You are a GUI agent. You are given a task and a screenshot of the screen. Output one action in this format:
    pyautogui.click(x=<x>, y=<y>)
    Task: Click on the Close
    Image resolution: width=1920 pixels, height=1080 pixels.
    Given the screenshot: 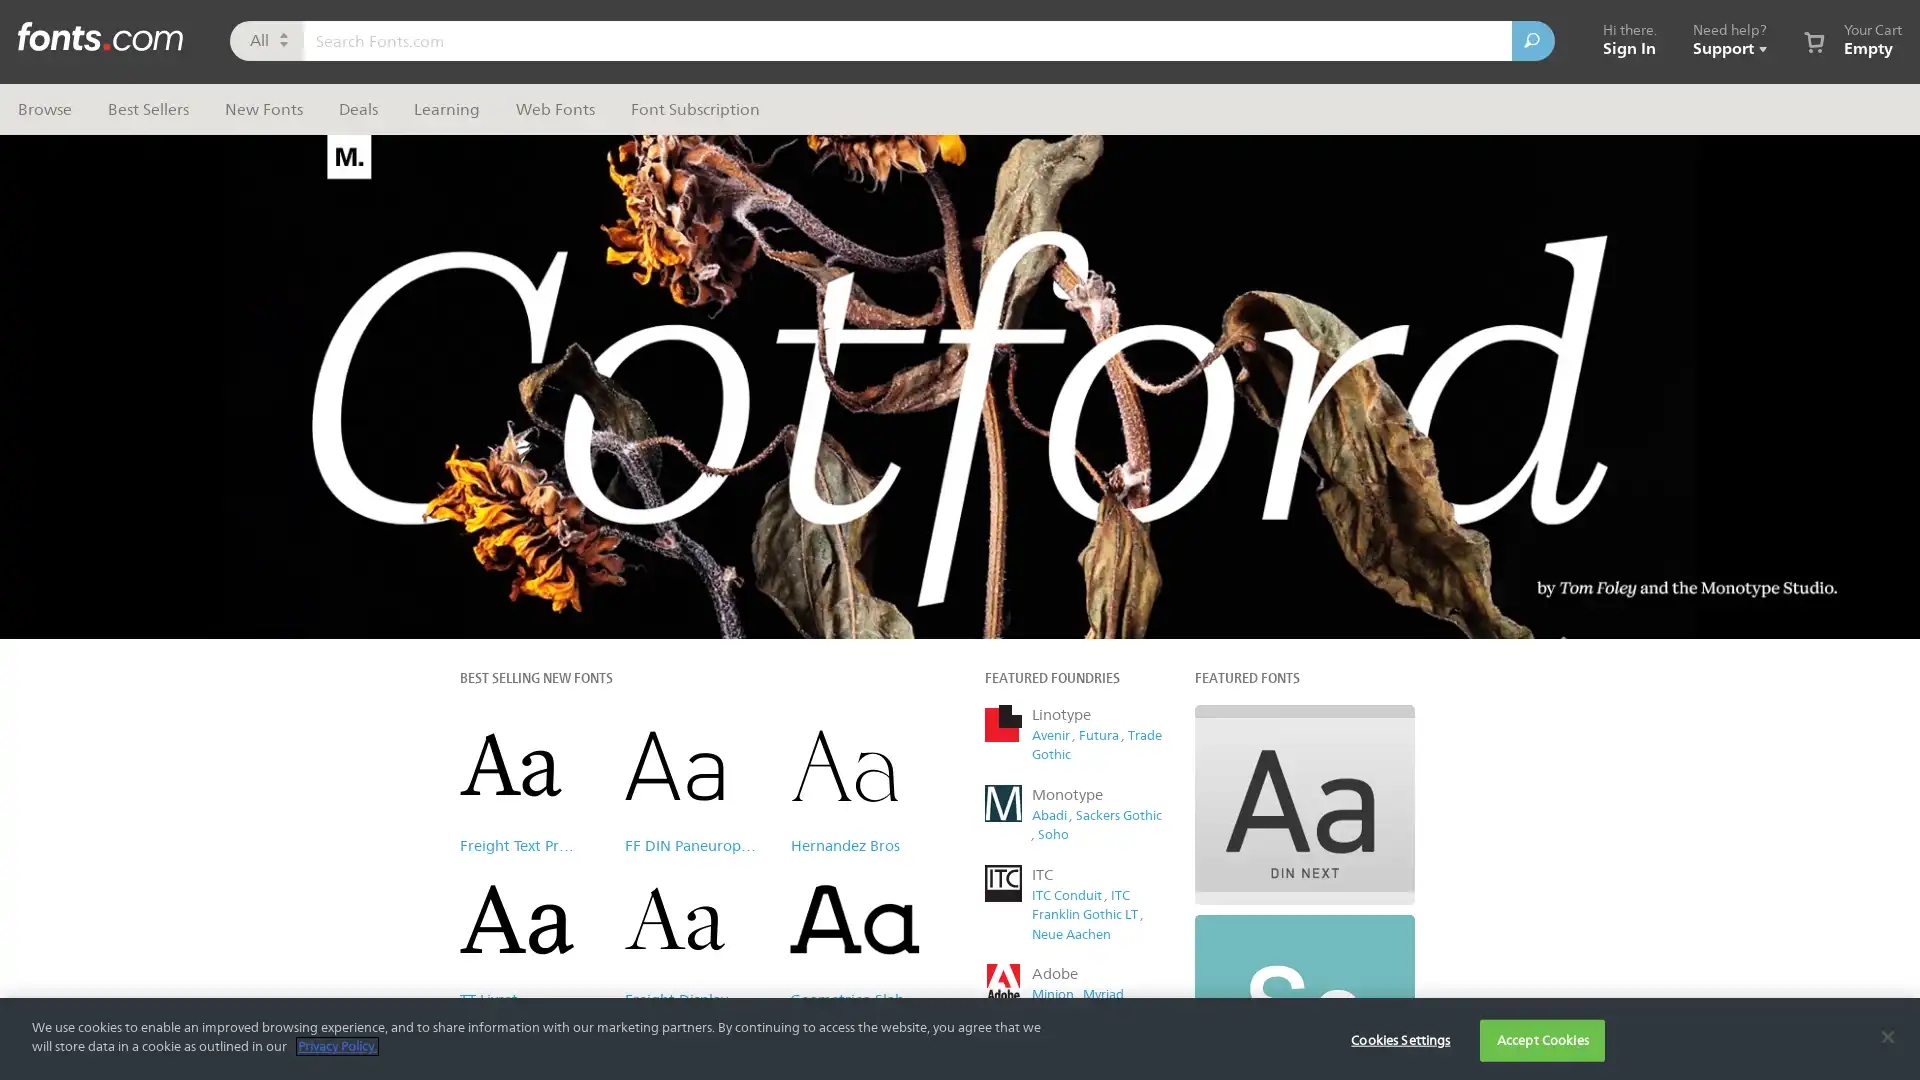 What is the action you would take?
    pyautogui.click(x=1335, y=144)
    